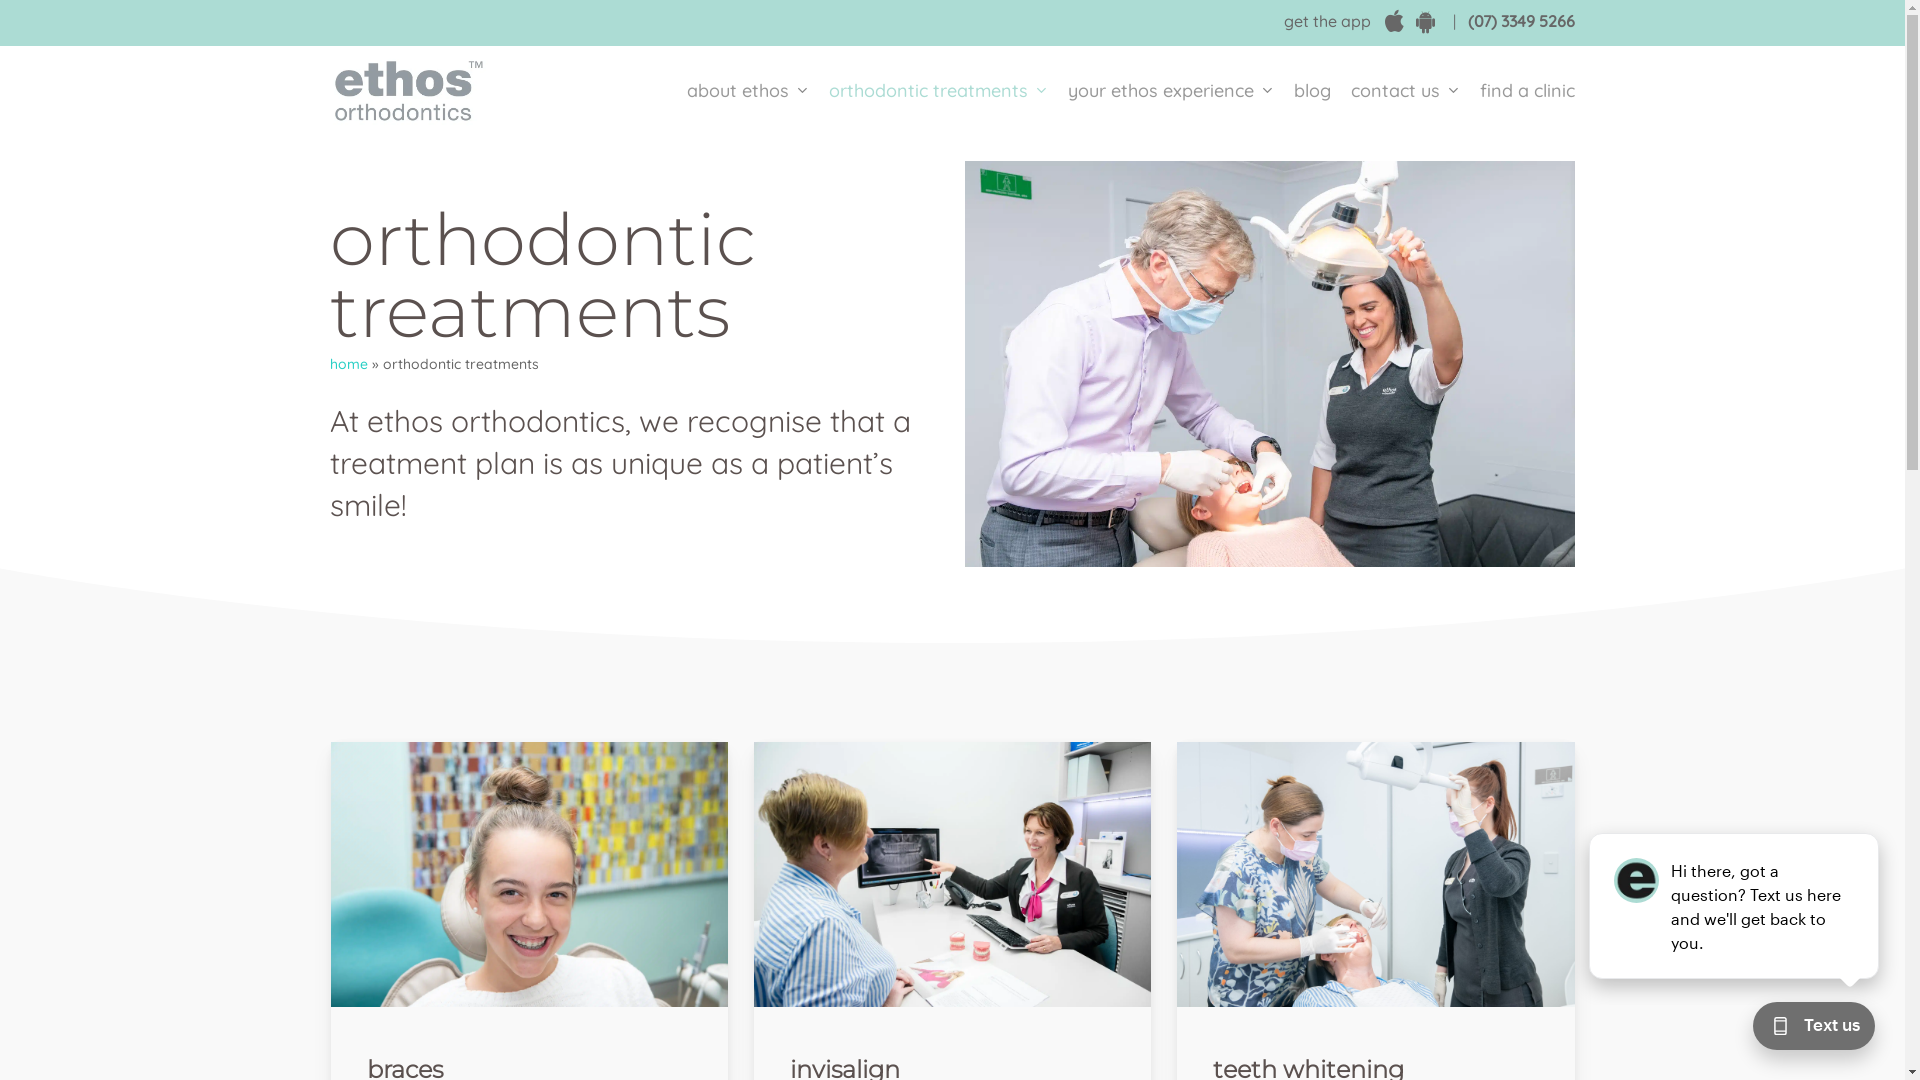 Image resolution: width=1920 pixels, height=1080 pixels. I want to click on 'your ethos experience', so click(1171, 91).